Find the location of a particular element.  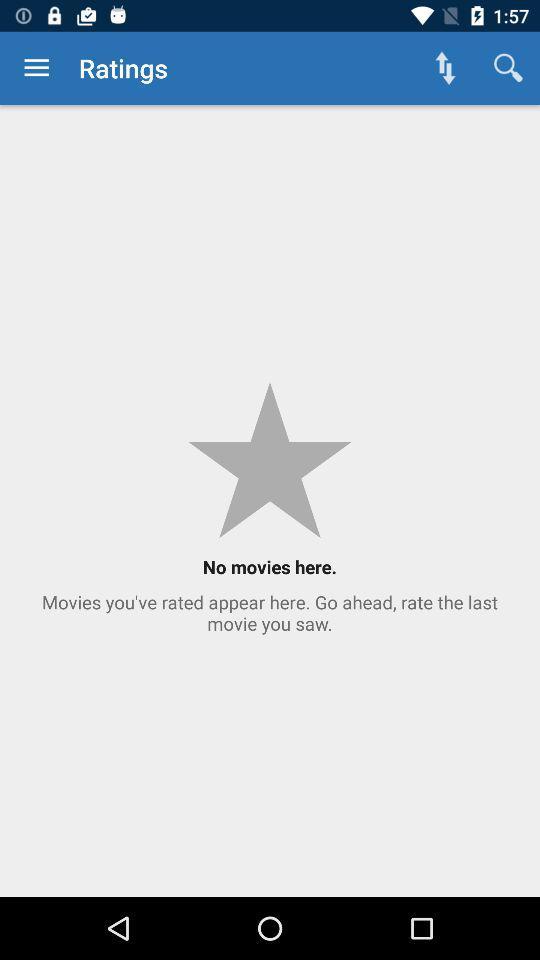

the item next to ratings app is located at coordinates (36, 68).